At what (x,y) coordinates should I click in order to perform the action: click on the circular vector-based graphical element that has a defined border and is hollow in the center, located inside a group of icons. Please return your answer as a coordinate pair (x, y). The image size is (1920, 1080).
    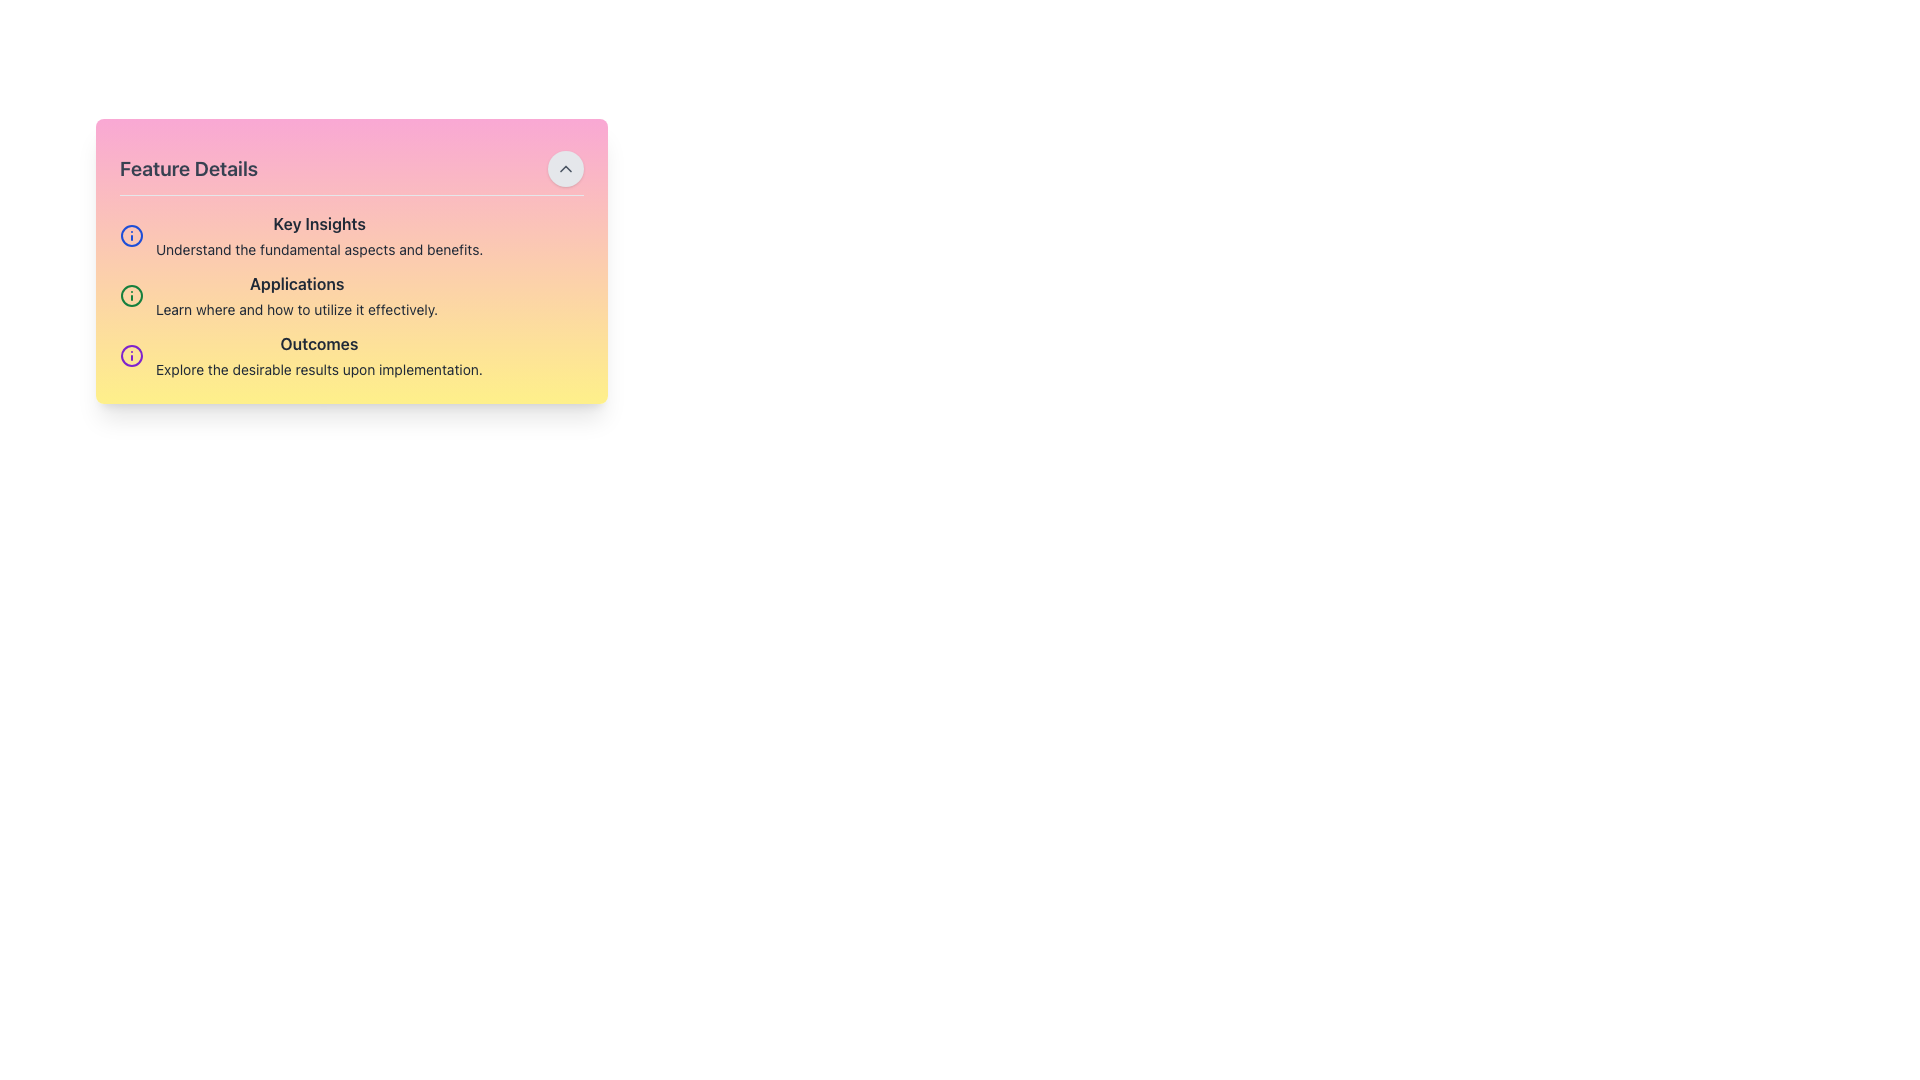
    Looking at the image, I should click on (131, 354).